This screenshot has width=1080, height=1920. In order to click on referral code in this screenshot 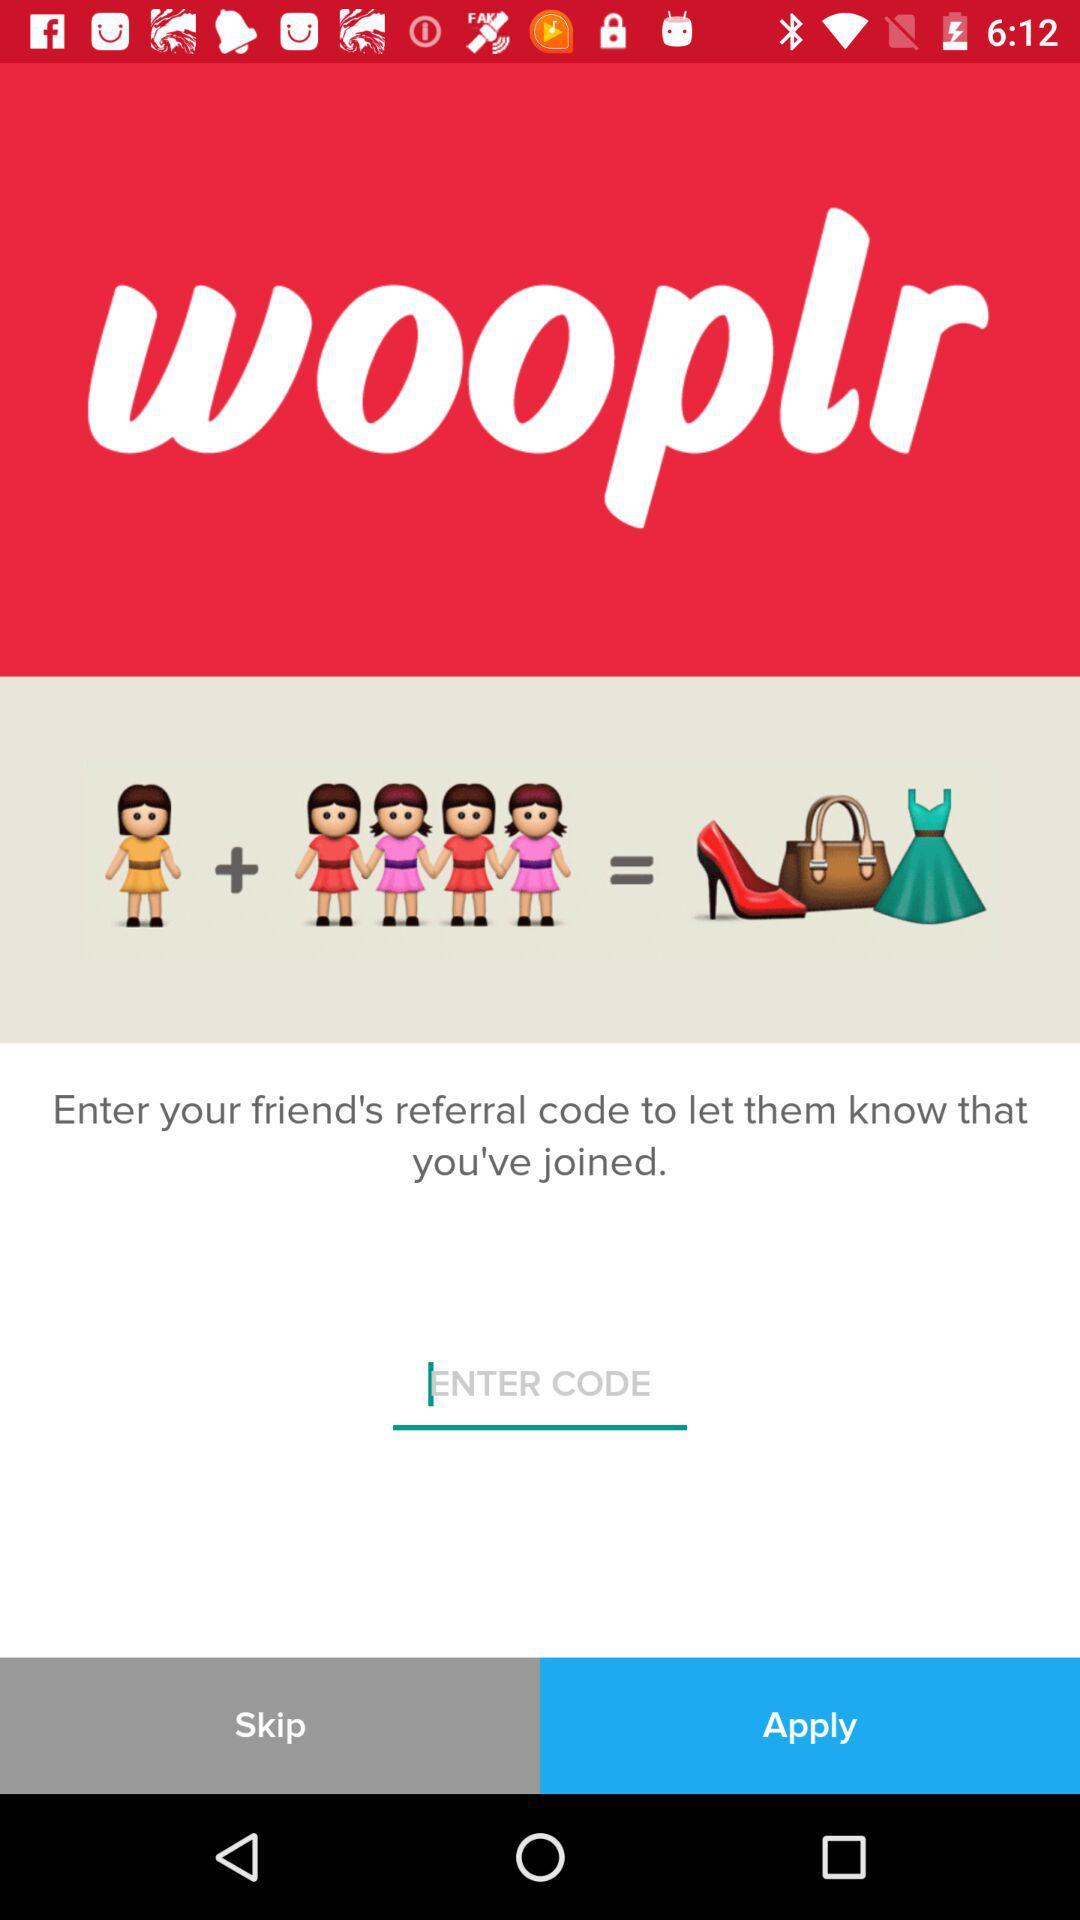, I will do `click(540, 1391)`.